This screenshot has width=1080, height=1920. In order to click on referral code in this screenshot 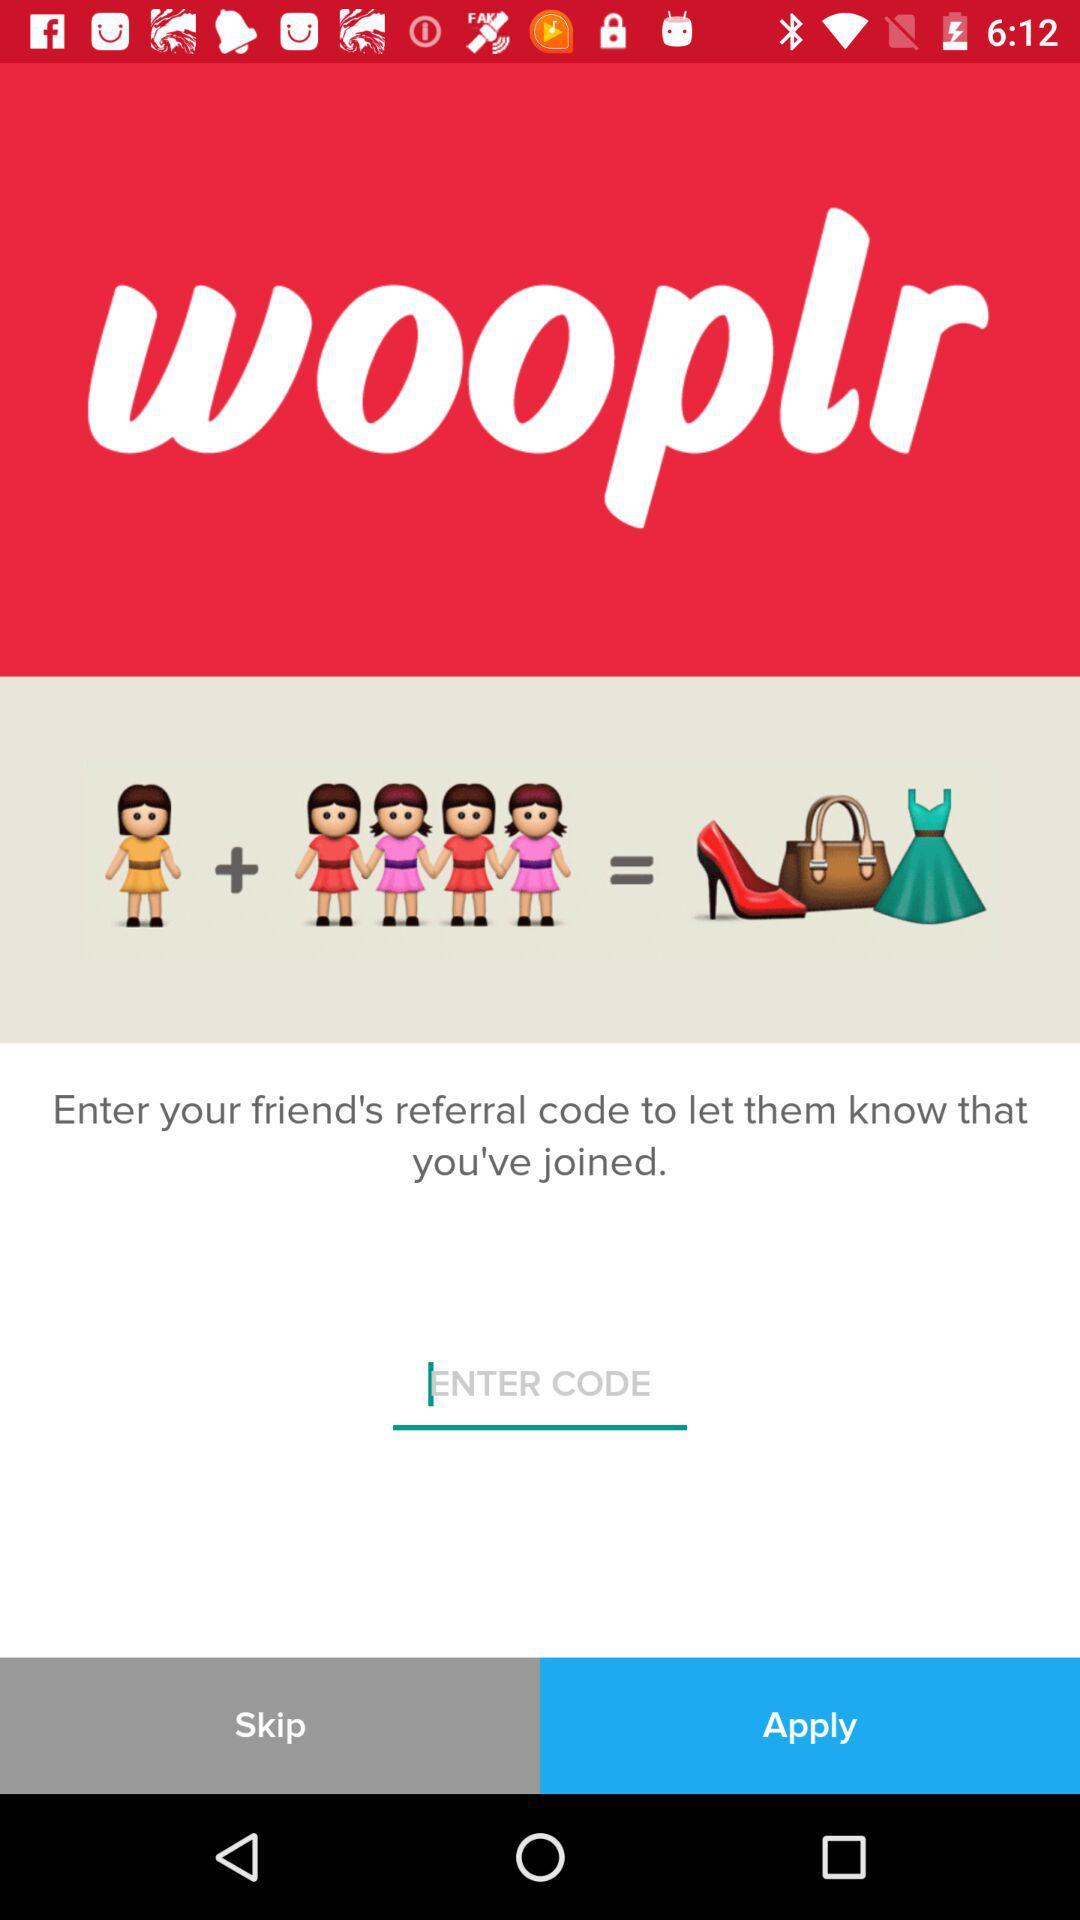, I will do `click(540, 1391)`.